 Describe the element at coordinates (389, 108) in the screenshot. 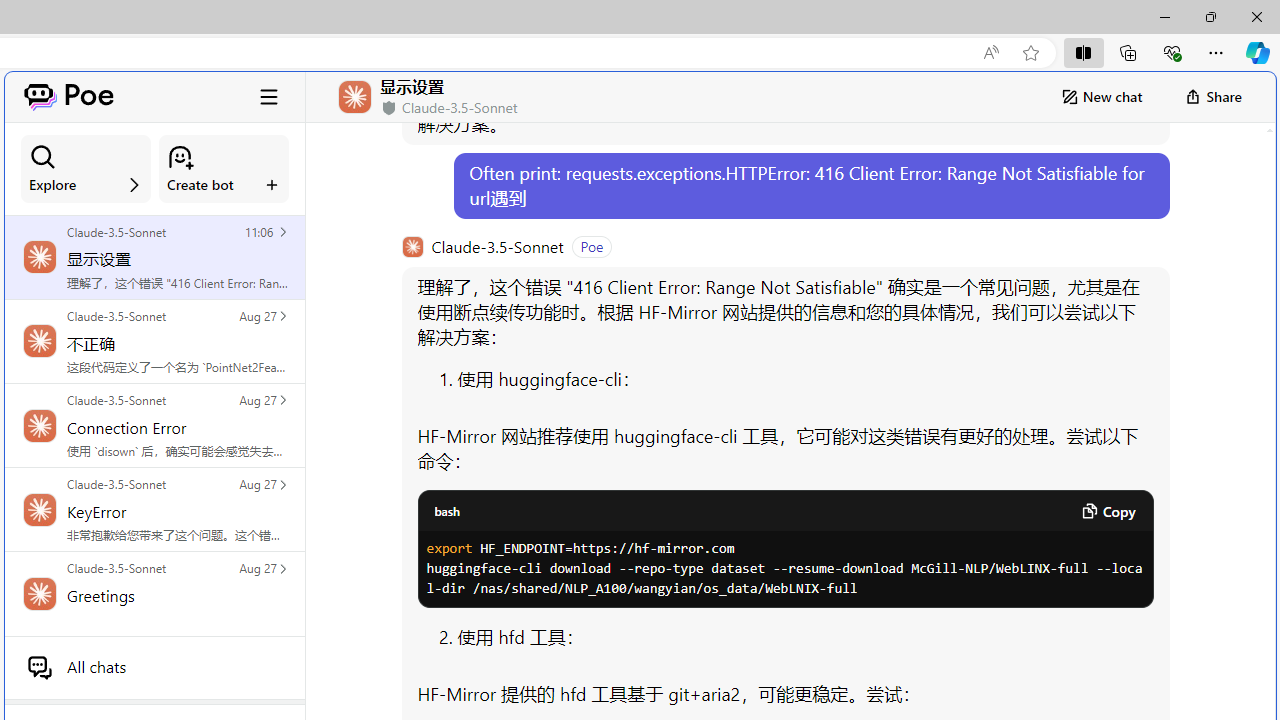

I see `'Class: ChatPrivacyIndicator_shieldIcon__4JelG'` at that location.